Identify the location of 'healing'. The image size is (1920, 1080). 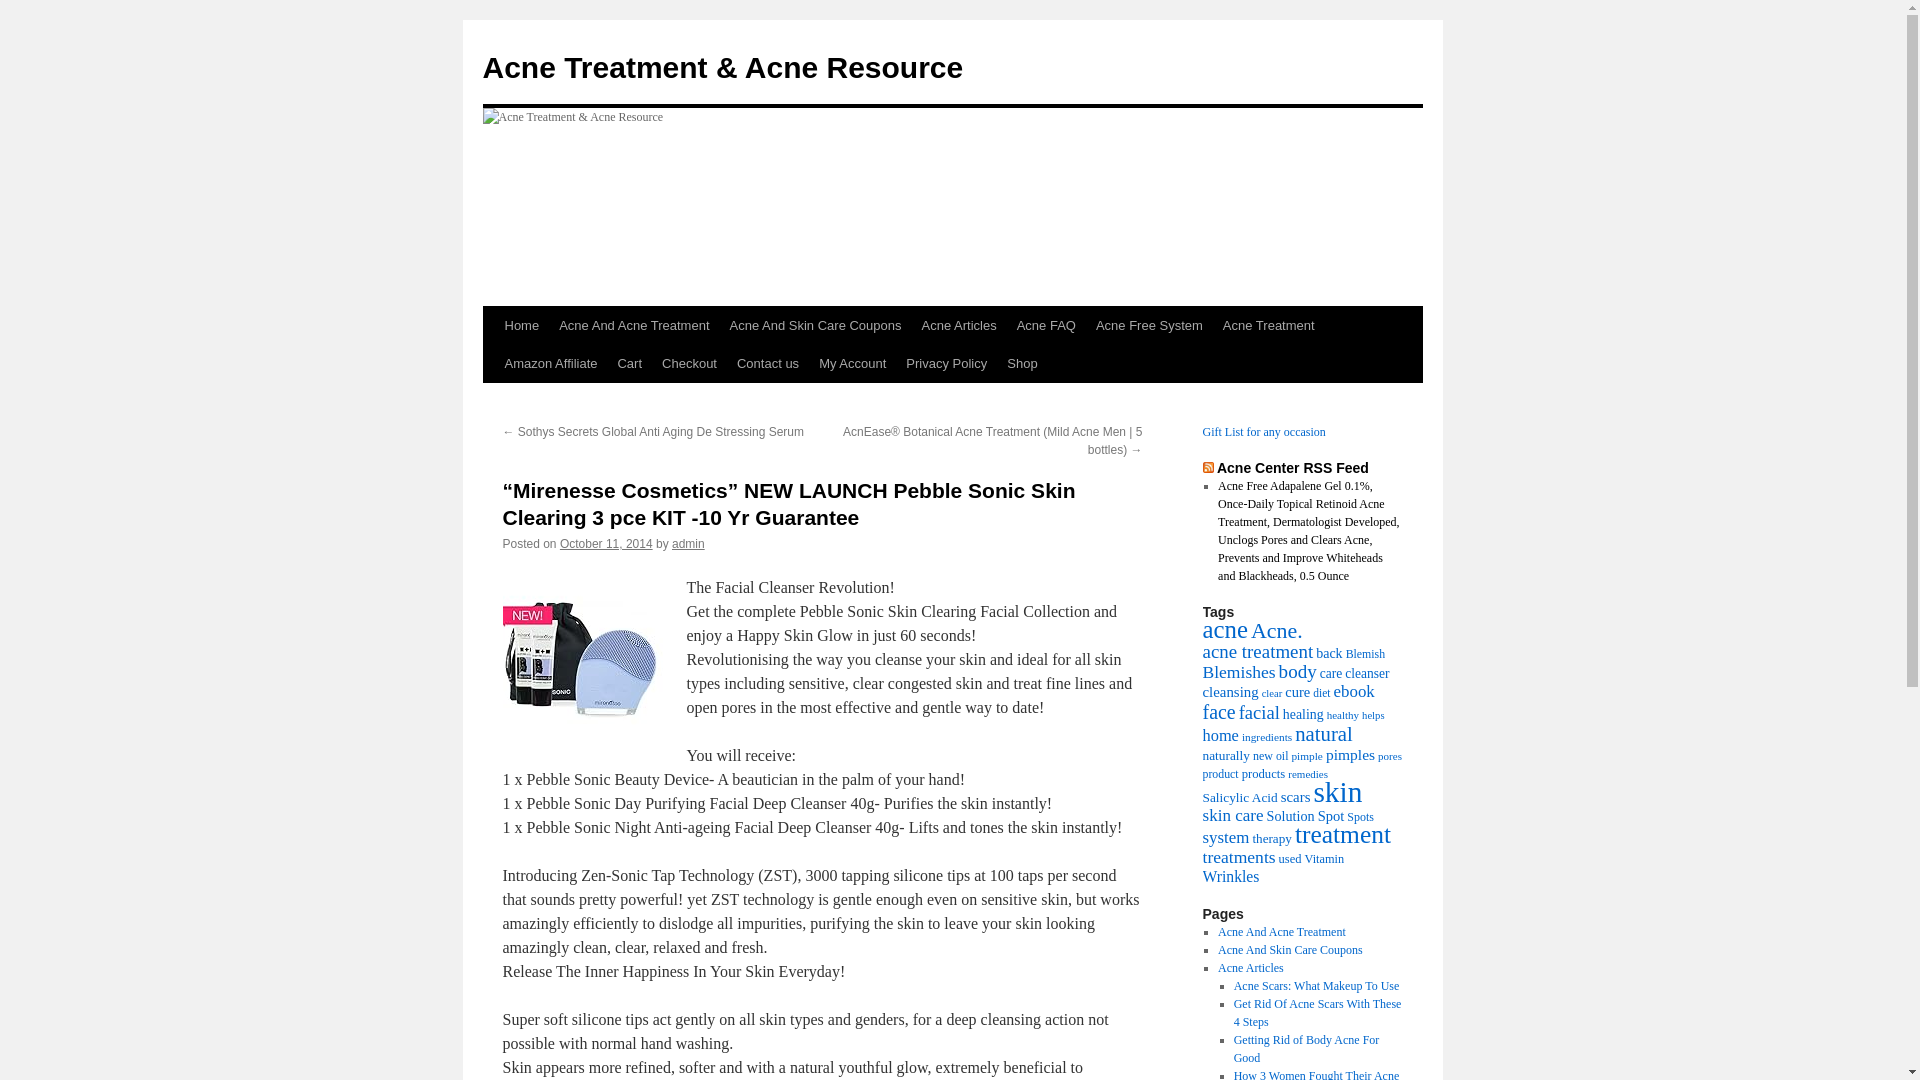
(1303, 713).